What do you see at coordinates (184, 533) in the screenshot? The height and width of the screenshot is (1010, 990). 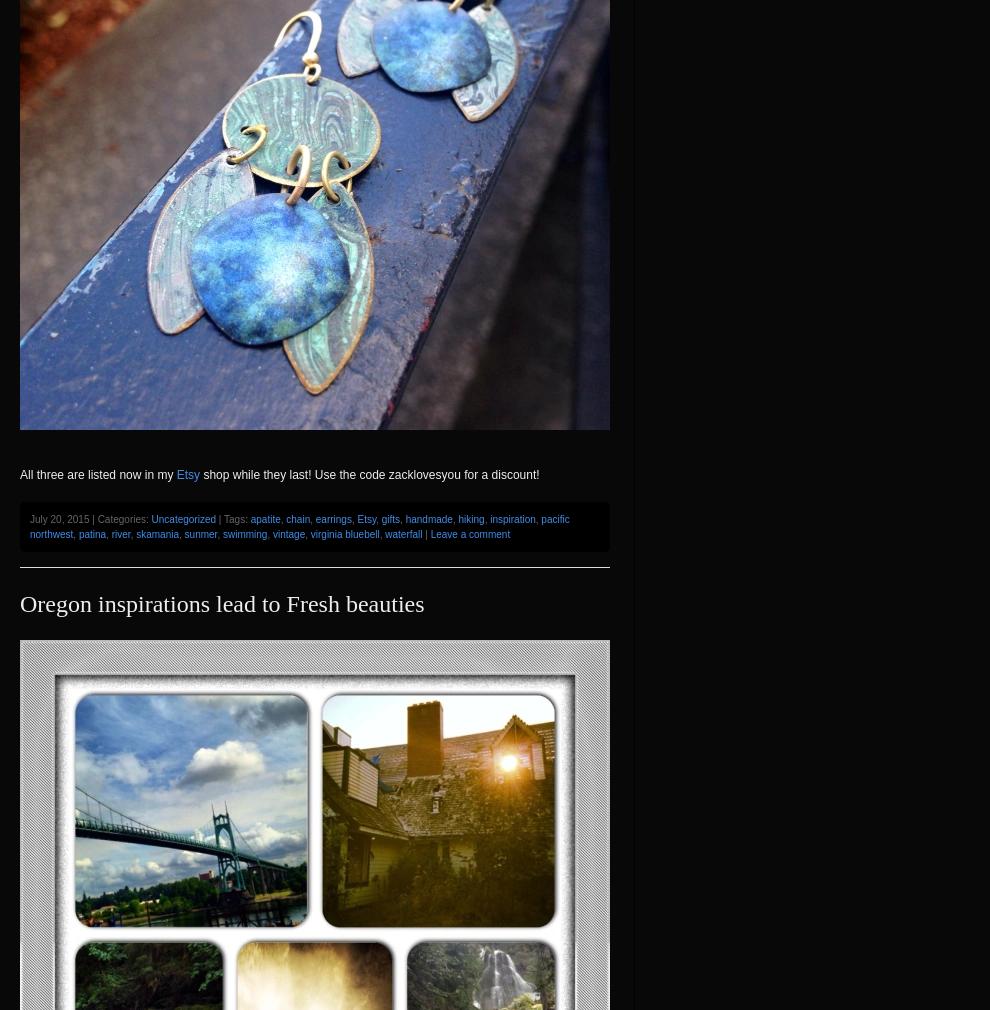 I see `'sunmer'` at bounding box center [184, 533].